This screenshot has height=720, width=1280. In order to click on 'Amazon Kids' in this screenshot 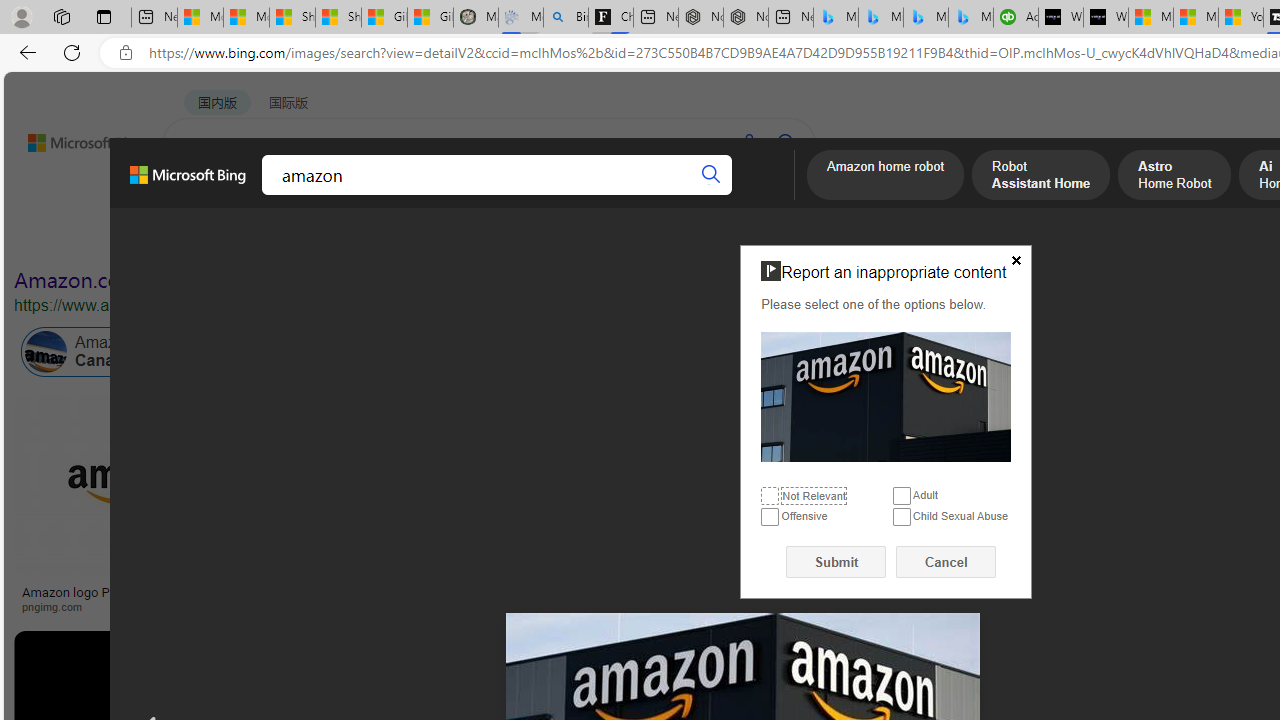, I will do `click(421, 351)`.